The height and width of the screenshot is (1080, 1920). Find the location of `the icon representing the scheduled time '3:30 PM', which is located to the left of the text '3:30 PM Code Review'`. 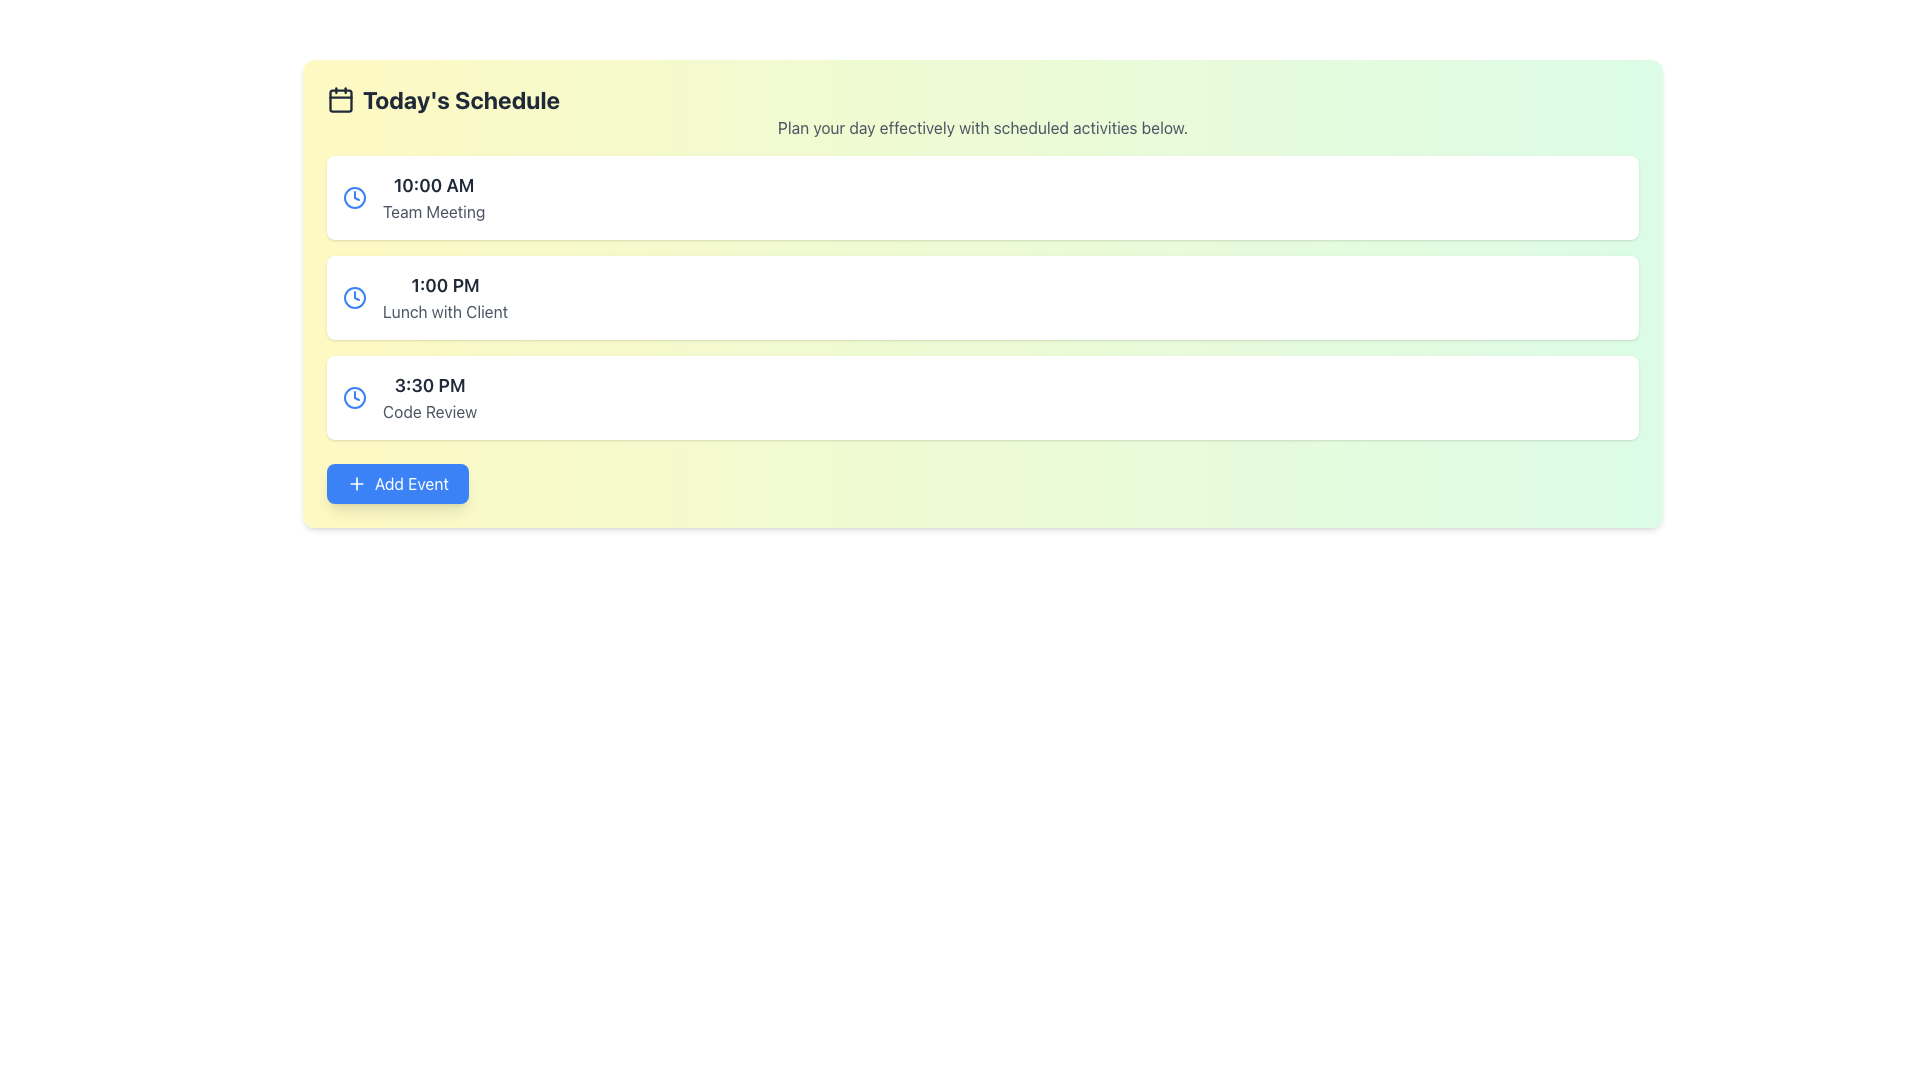

the icon representing the scheduled time '3:30 PM', which is located to the left of the text '3:30 PM Code Review' is located at coordinates (355, 397).